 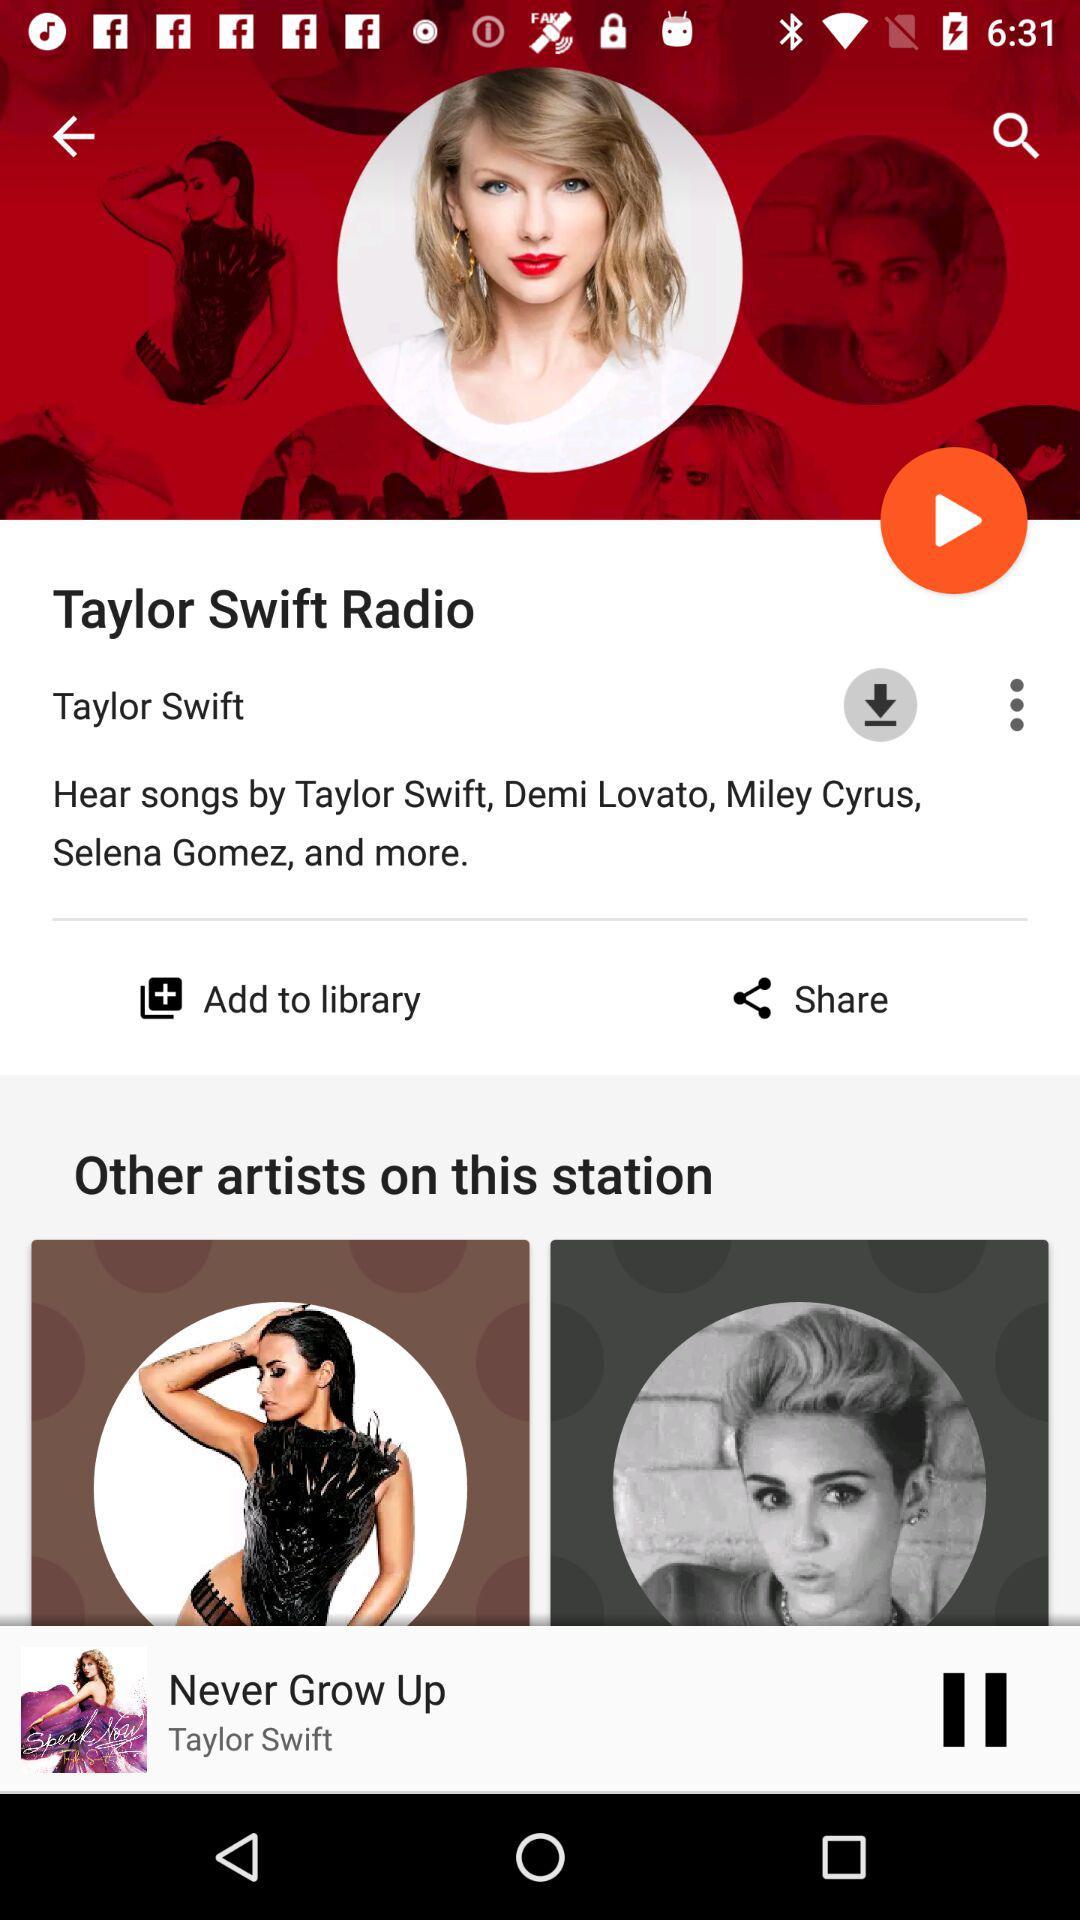 What do you see at coordinates (974, 1708) in the screenshot?
I see `the pause icon` at bounding box center [974, 1708].